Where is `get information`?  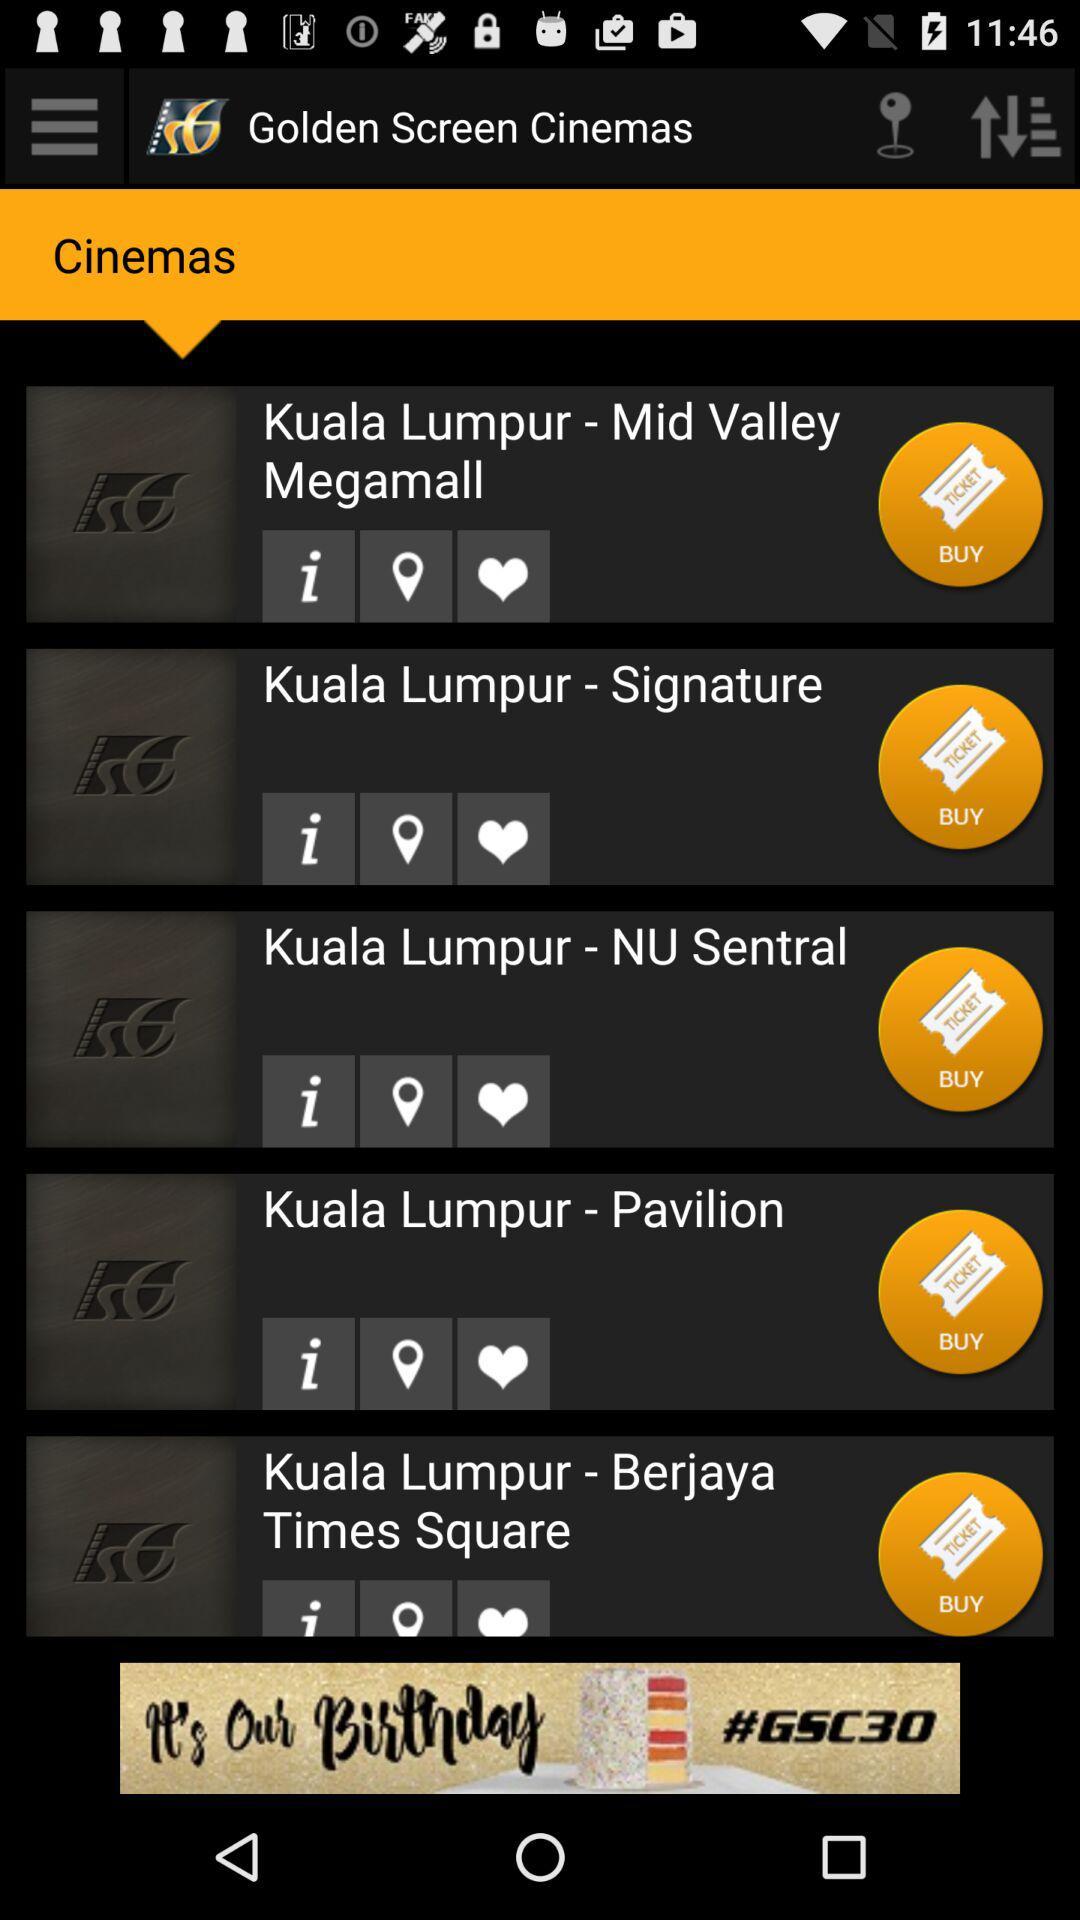 get information is located at coordinates (308, 838).